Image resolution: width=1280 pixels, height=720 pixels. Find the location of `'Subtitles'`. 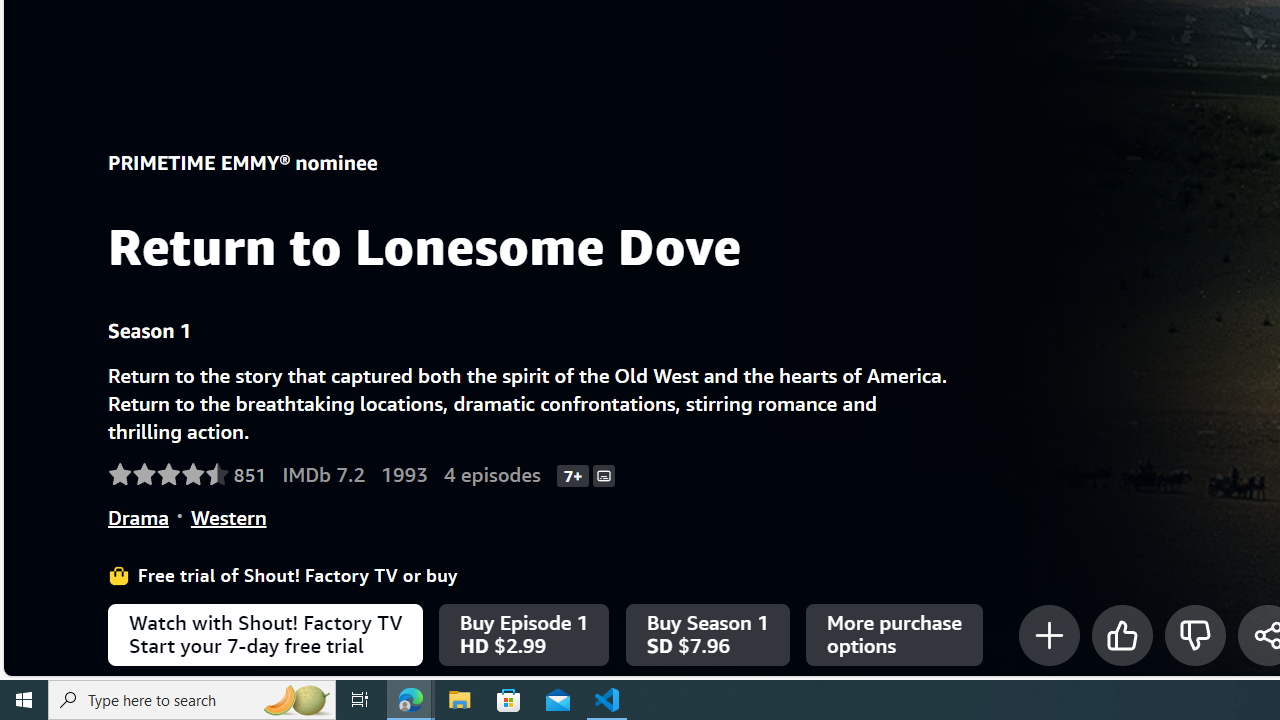

'Subtitles' is located at coordinates (603, 475).